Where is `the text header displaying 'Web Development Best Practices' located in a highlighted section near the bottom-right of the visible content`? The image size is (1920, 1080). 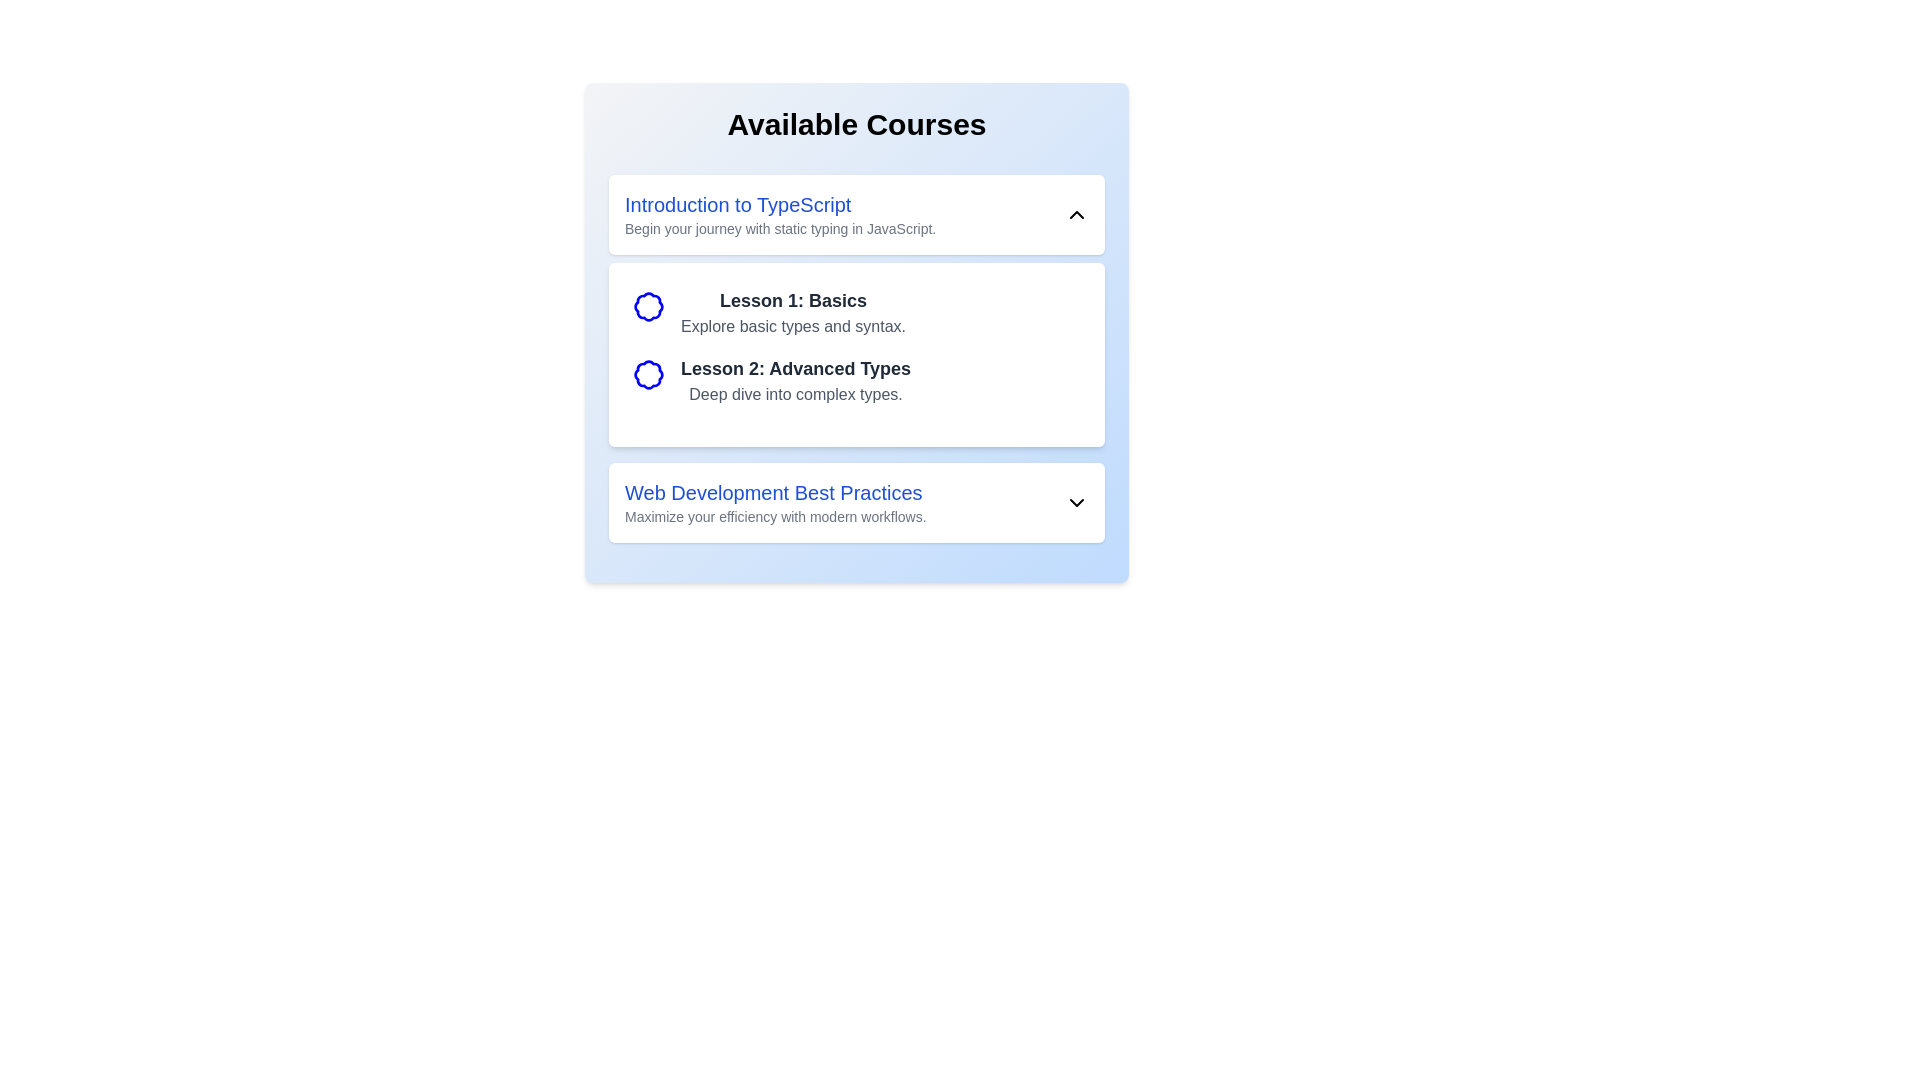
the text header displaying 'Web Development Best Practices' located in a highlighted section near the bottom-right of the visible content is located at coordinates (774, 493).